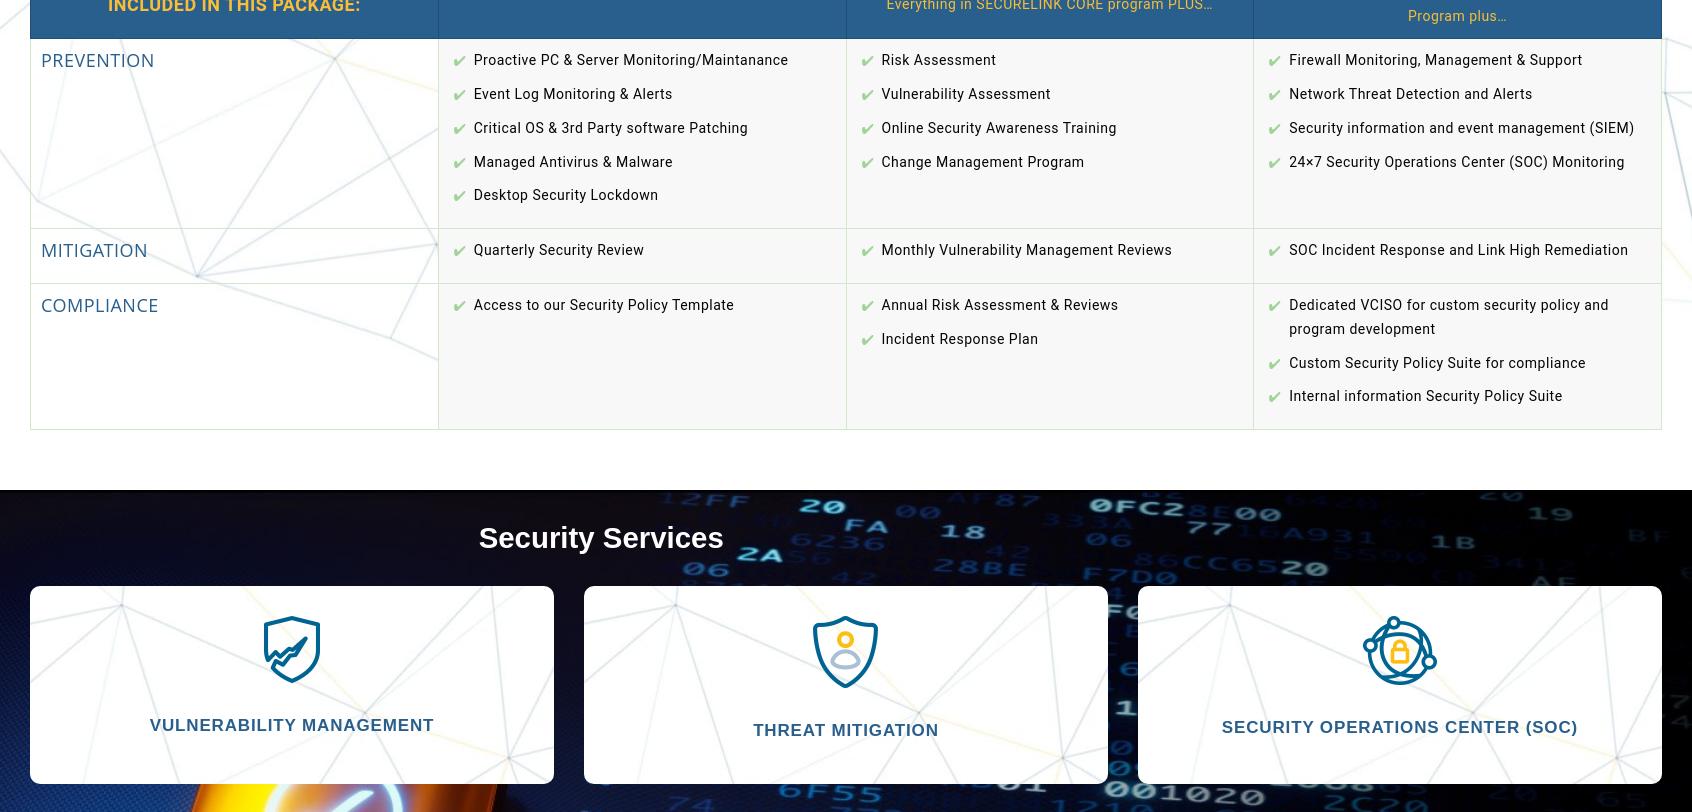 This screenshot has height=812, width=1692. Describe the element at coordinates (1243, 168) in the screenshot. I see `'Florham Park, NJ 07932'` at that location.